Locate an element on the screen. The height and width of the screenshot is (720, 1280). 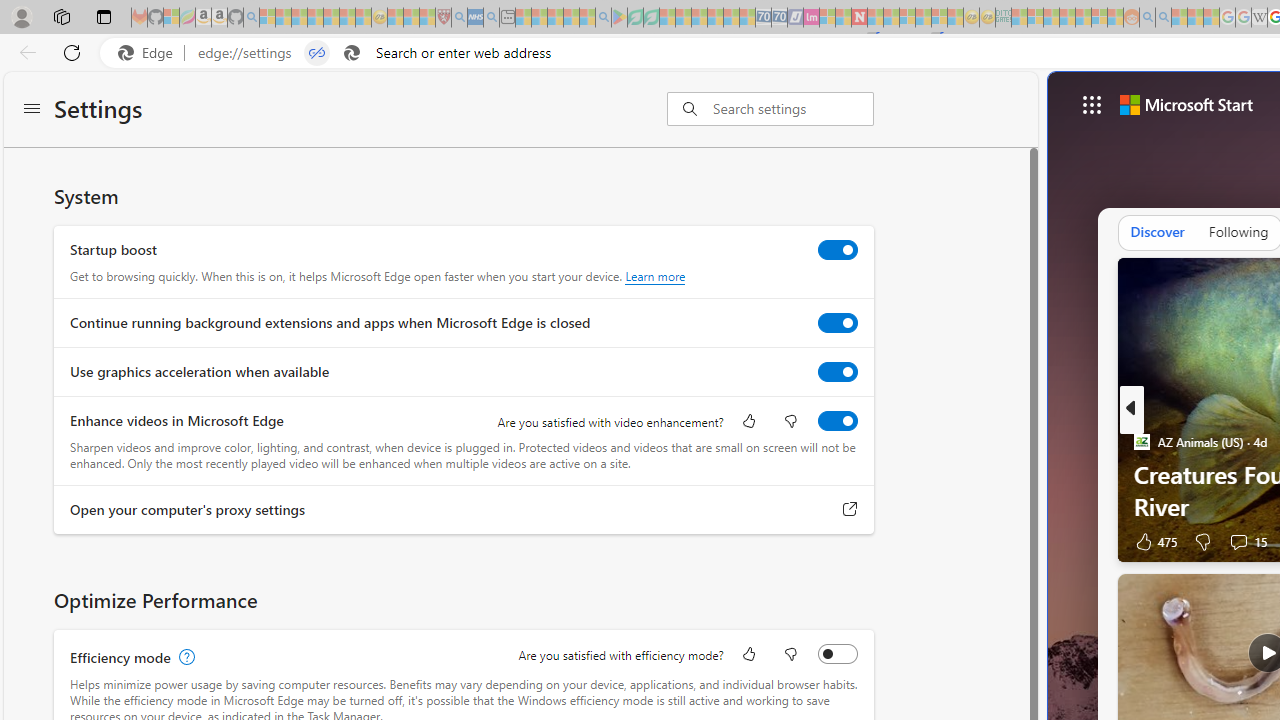
'Search settings' is located at coordinates (791, 109).